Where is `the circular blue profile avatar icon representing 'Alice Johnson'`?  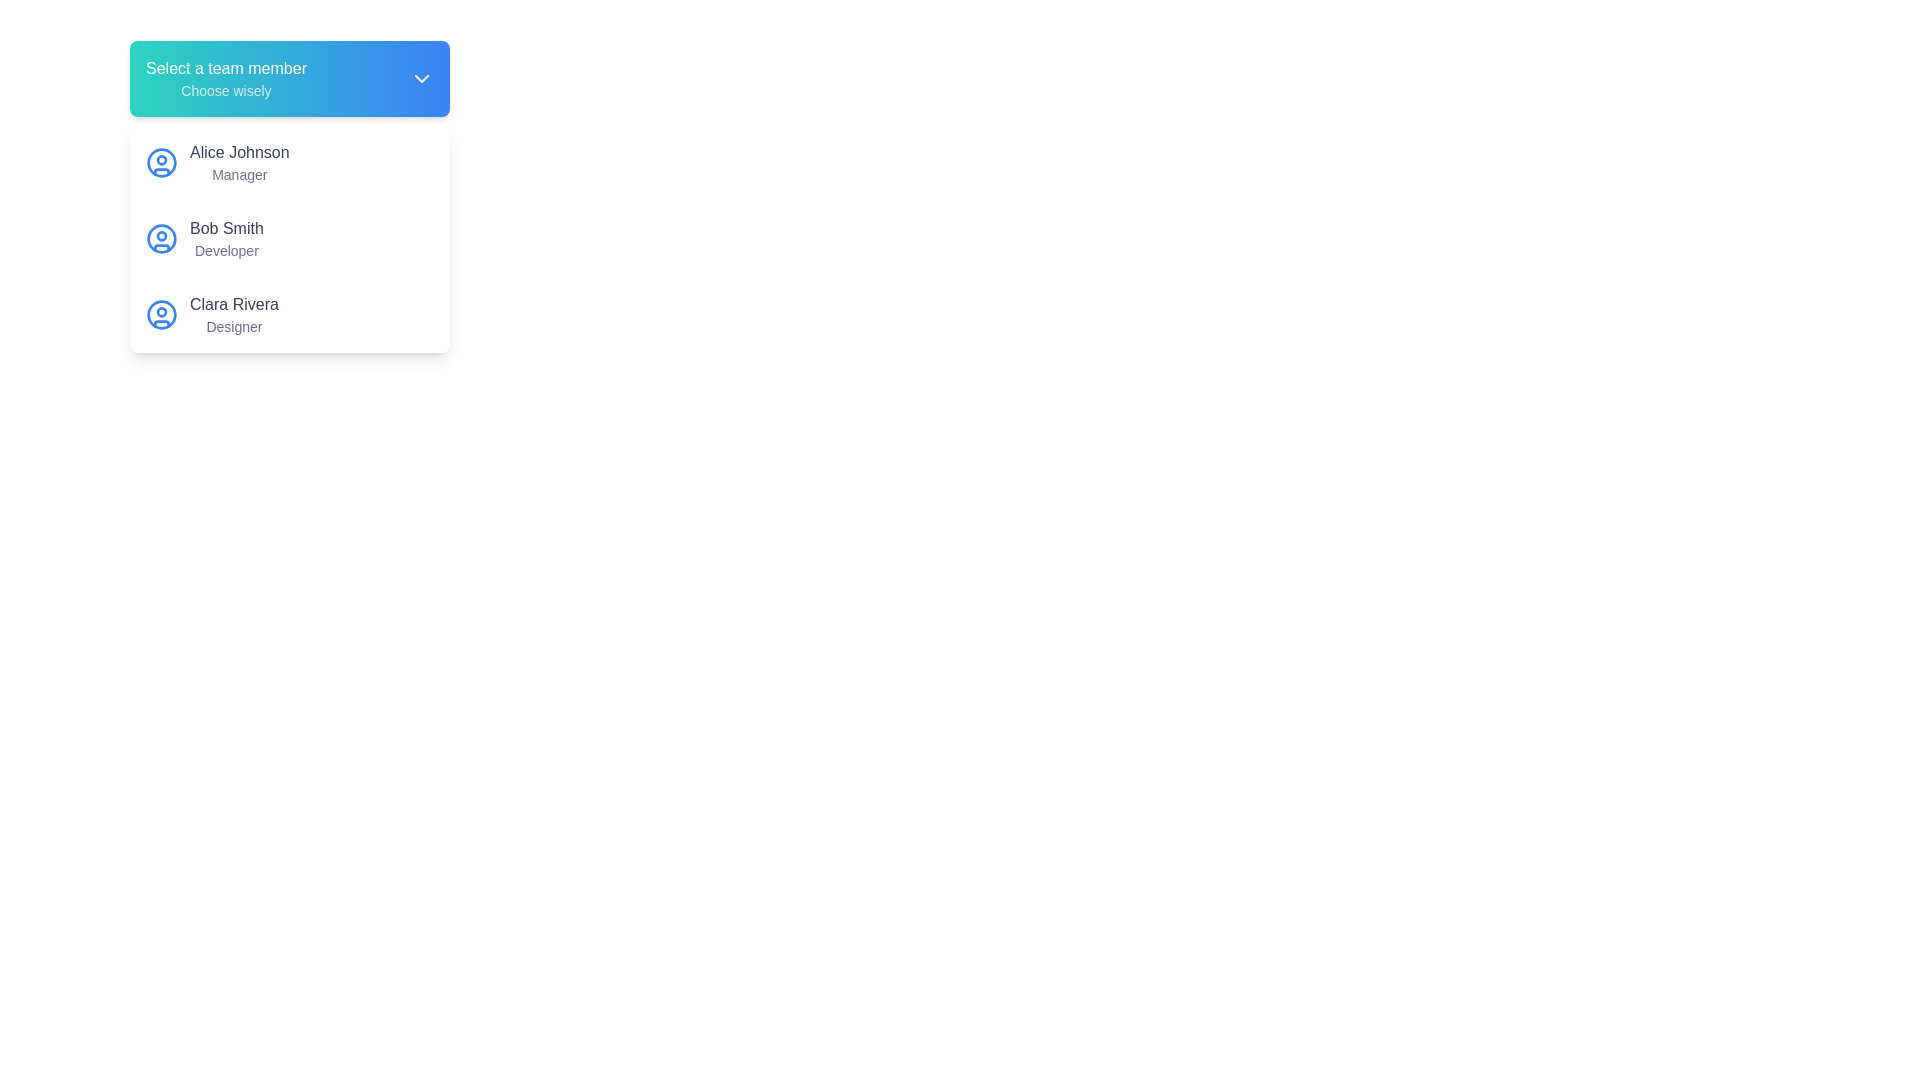 the circular blue profile avatar icon representing 'Alice Johnson' is located at coordinates (162, 161).